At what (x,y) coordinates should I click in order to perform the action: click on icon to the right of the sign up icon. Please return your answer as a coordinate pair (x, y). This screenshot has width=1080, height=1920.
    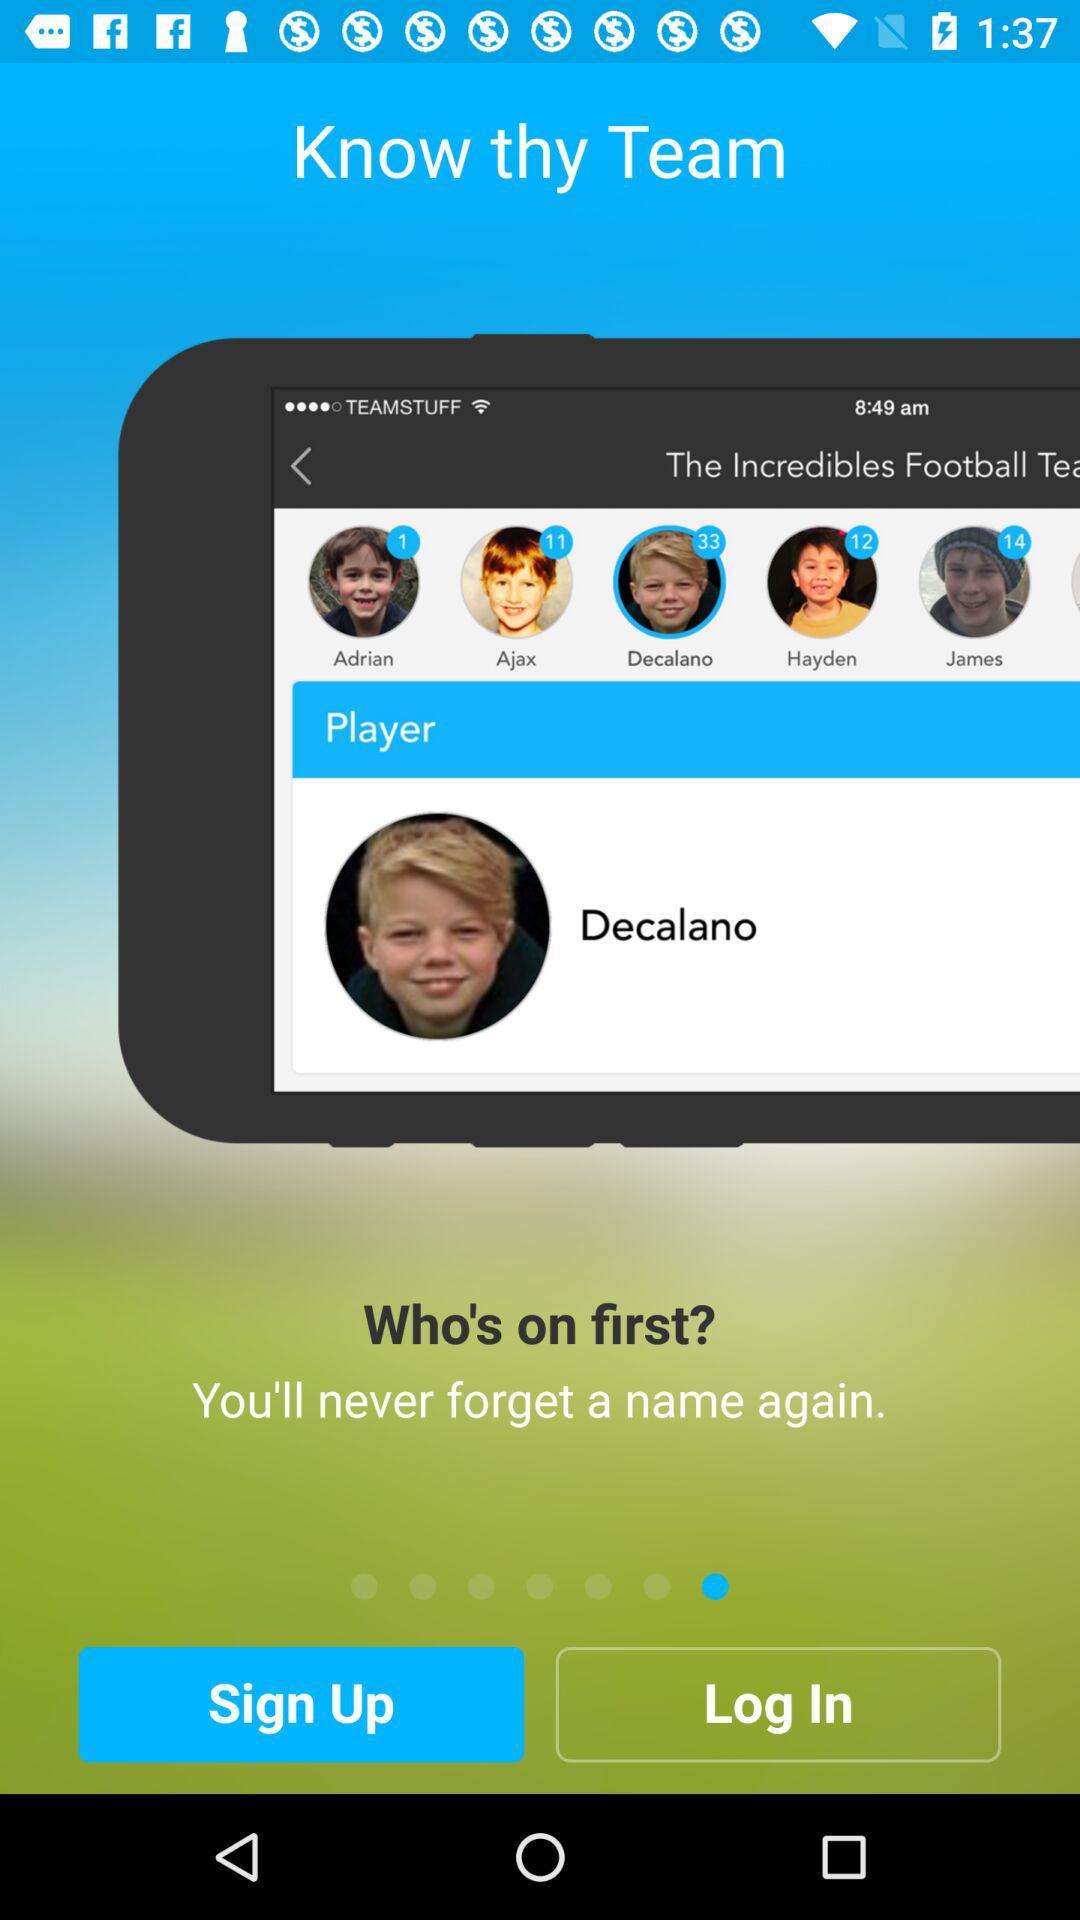
    Looking at the image, I should click on (777, 1703).